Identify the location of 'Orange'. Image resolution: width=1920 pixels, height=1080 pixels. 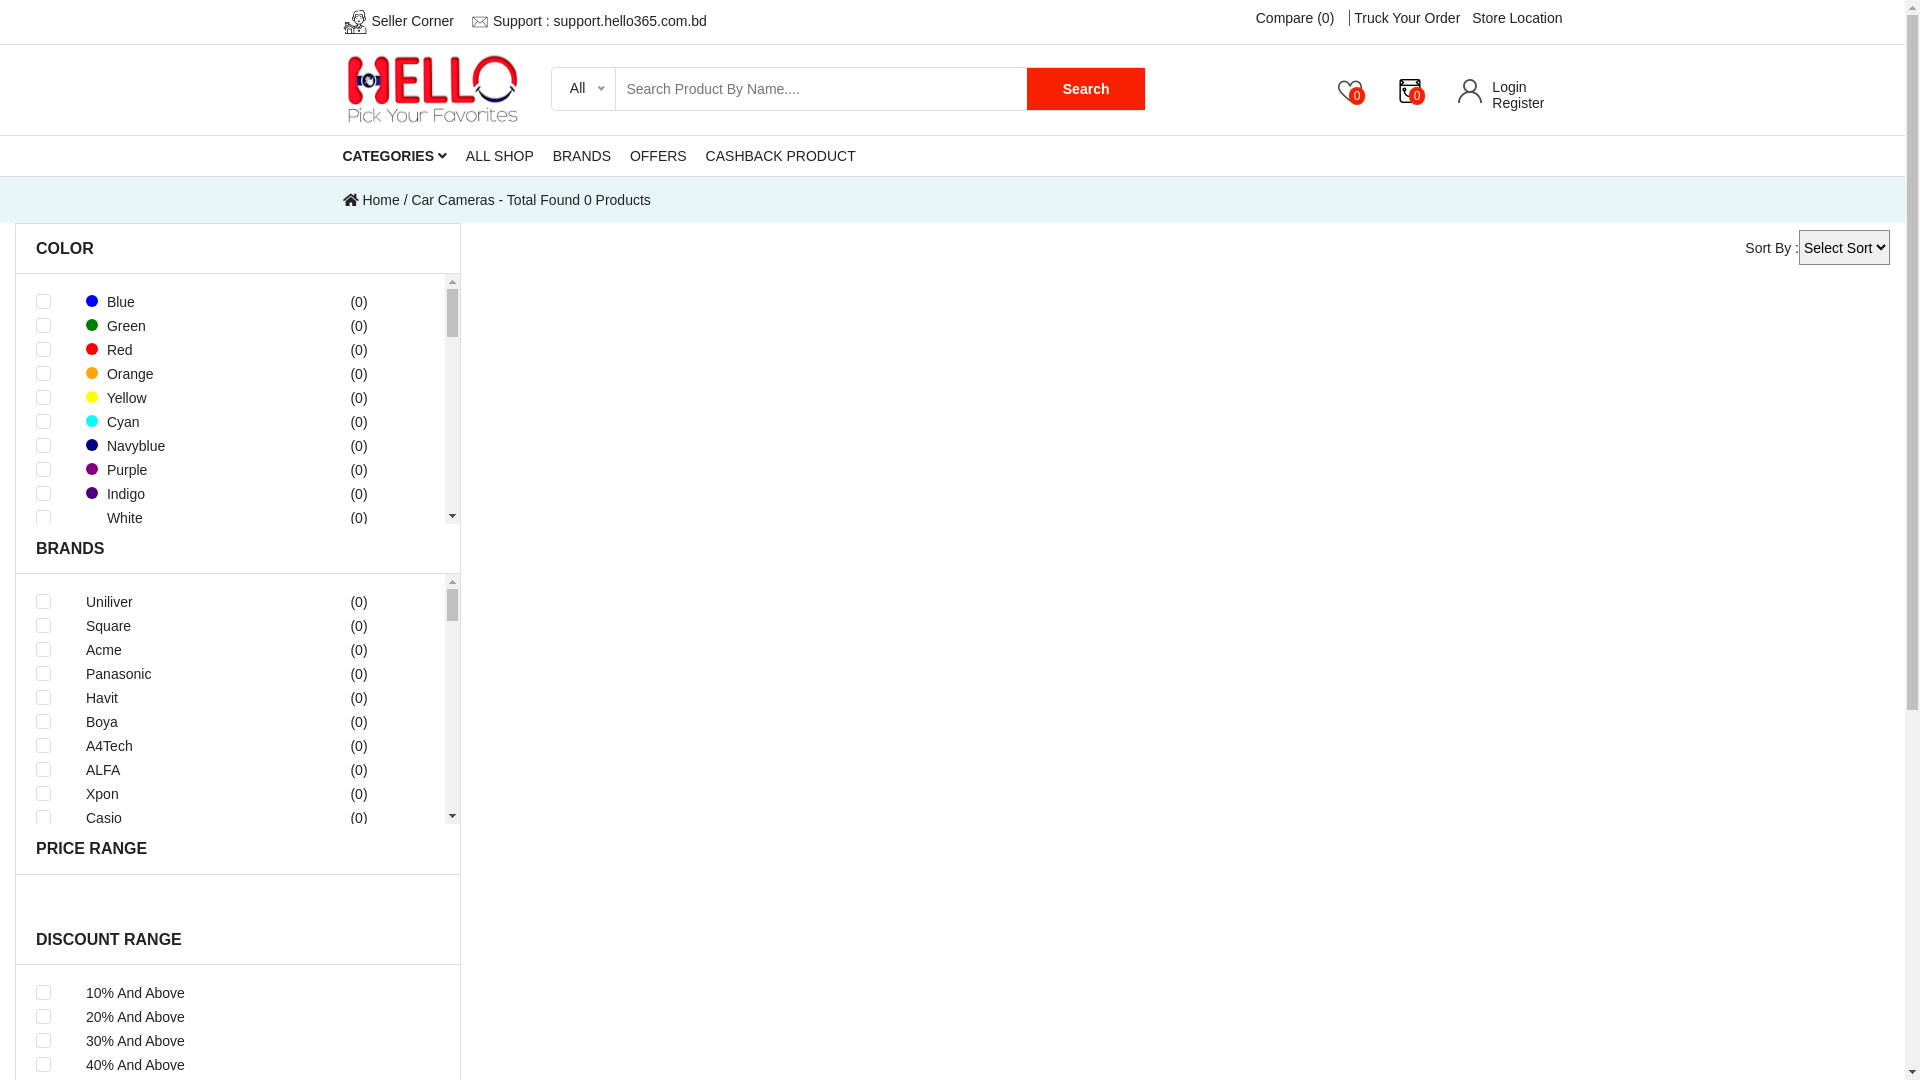
(177, 374).